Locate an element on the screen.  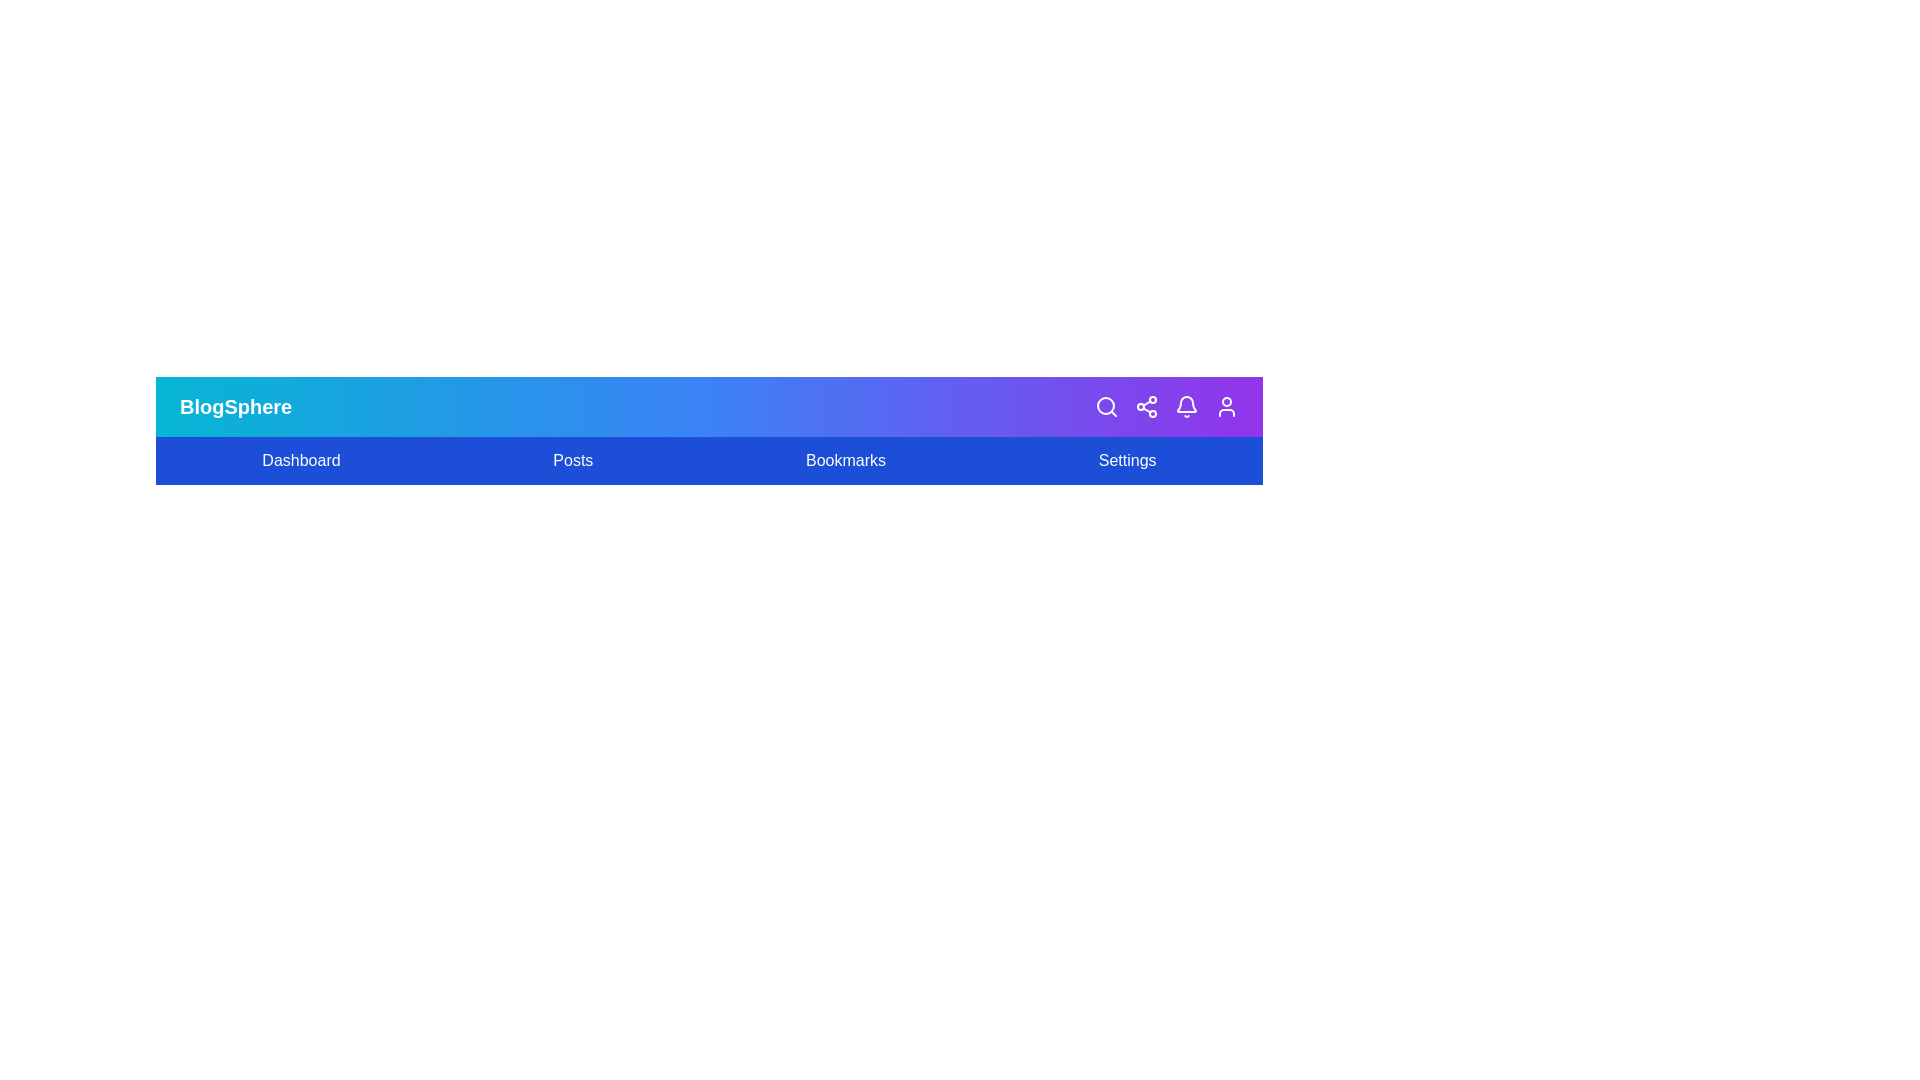
the 'Settings' menu item is located at coordinates (1127, 461).